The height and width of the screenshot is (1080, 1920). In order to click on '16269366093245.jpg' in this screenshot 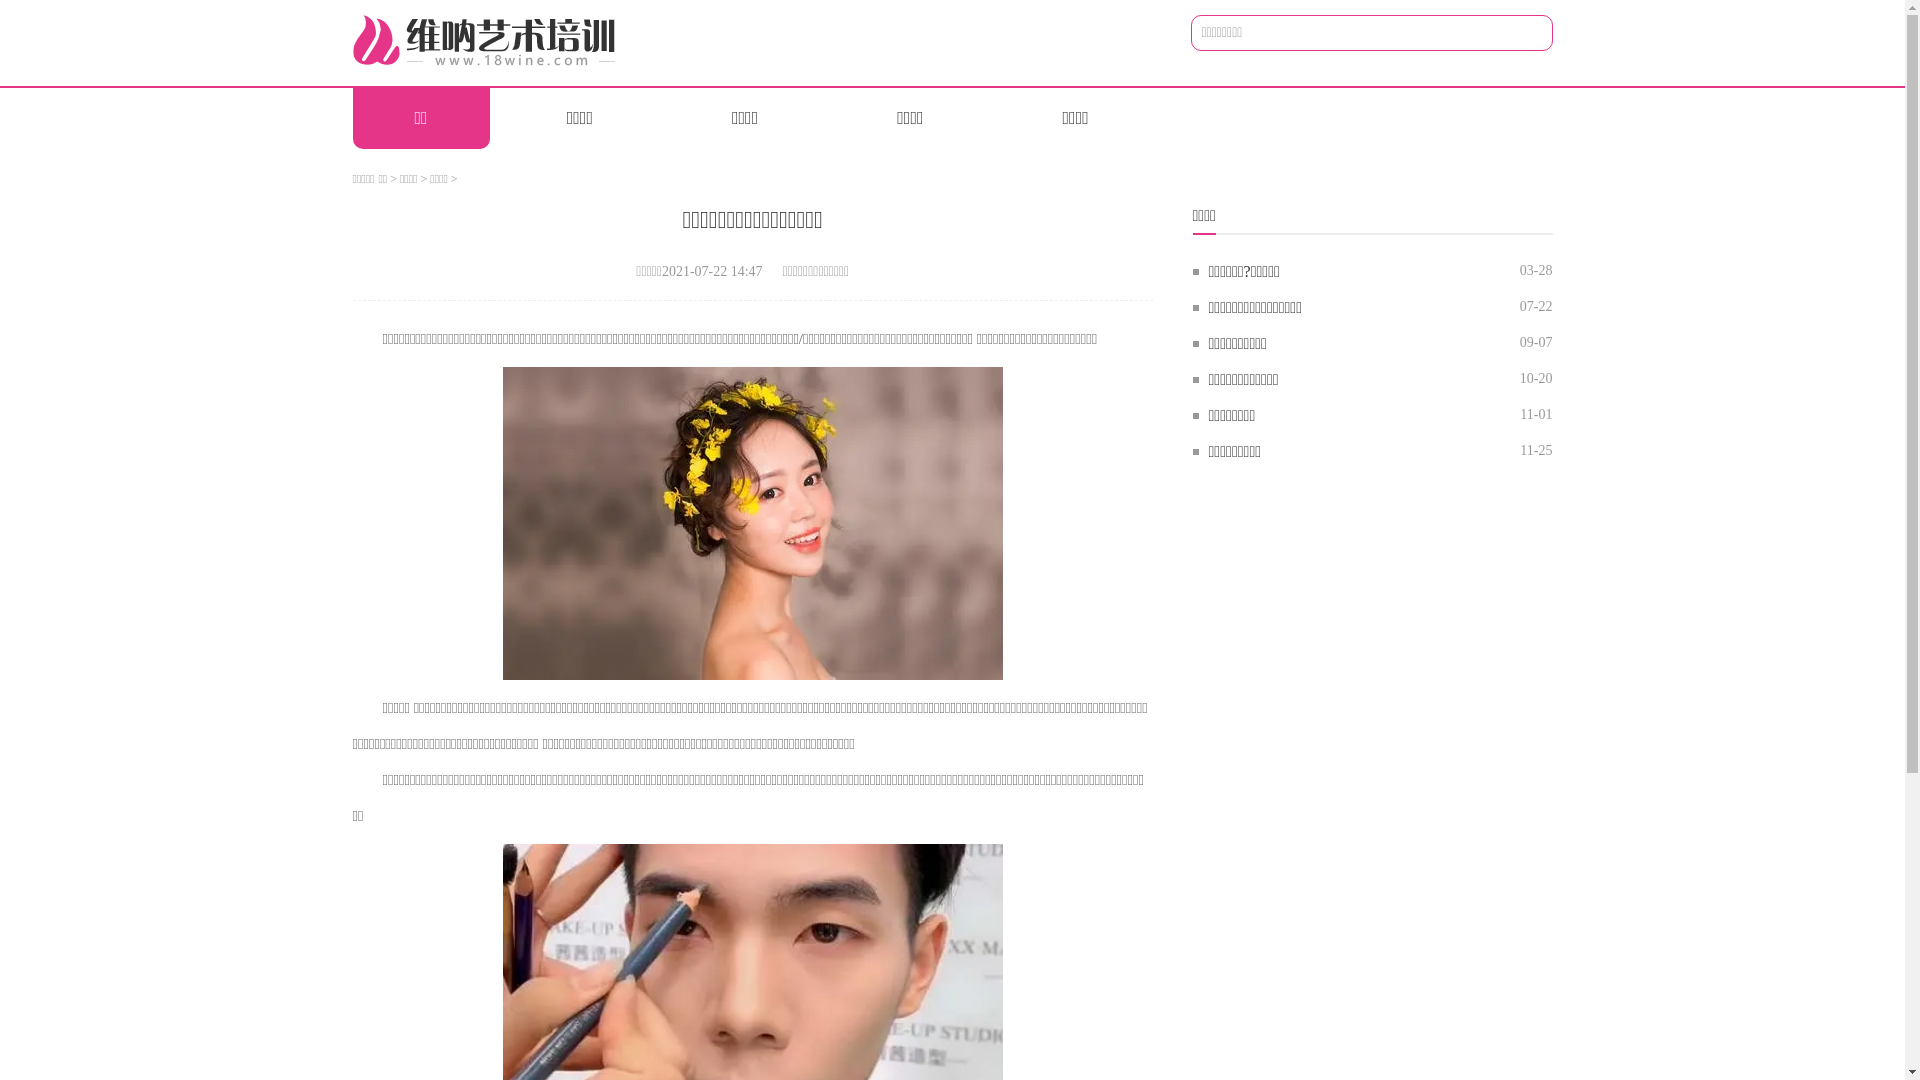, I will do `click(752, 522)`.